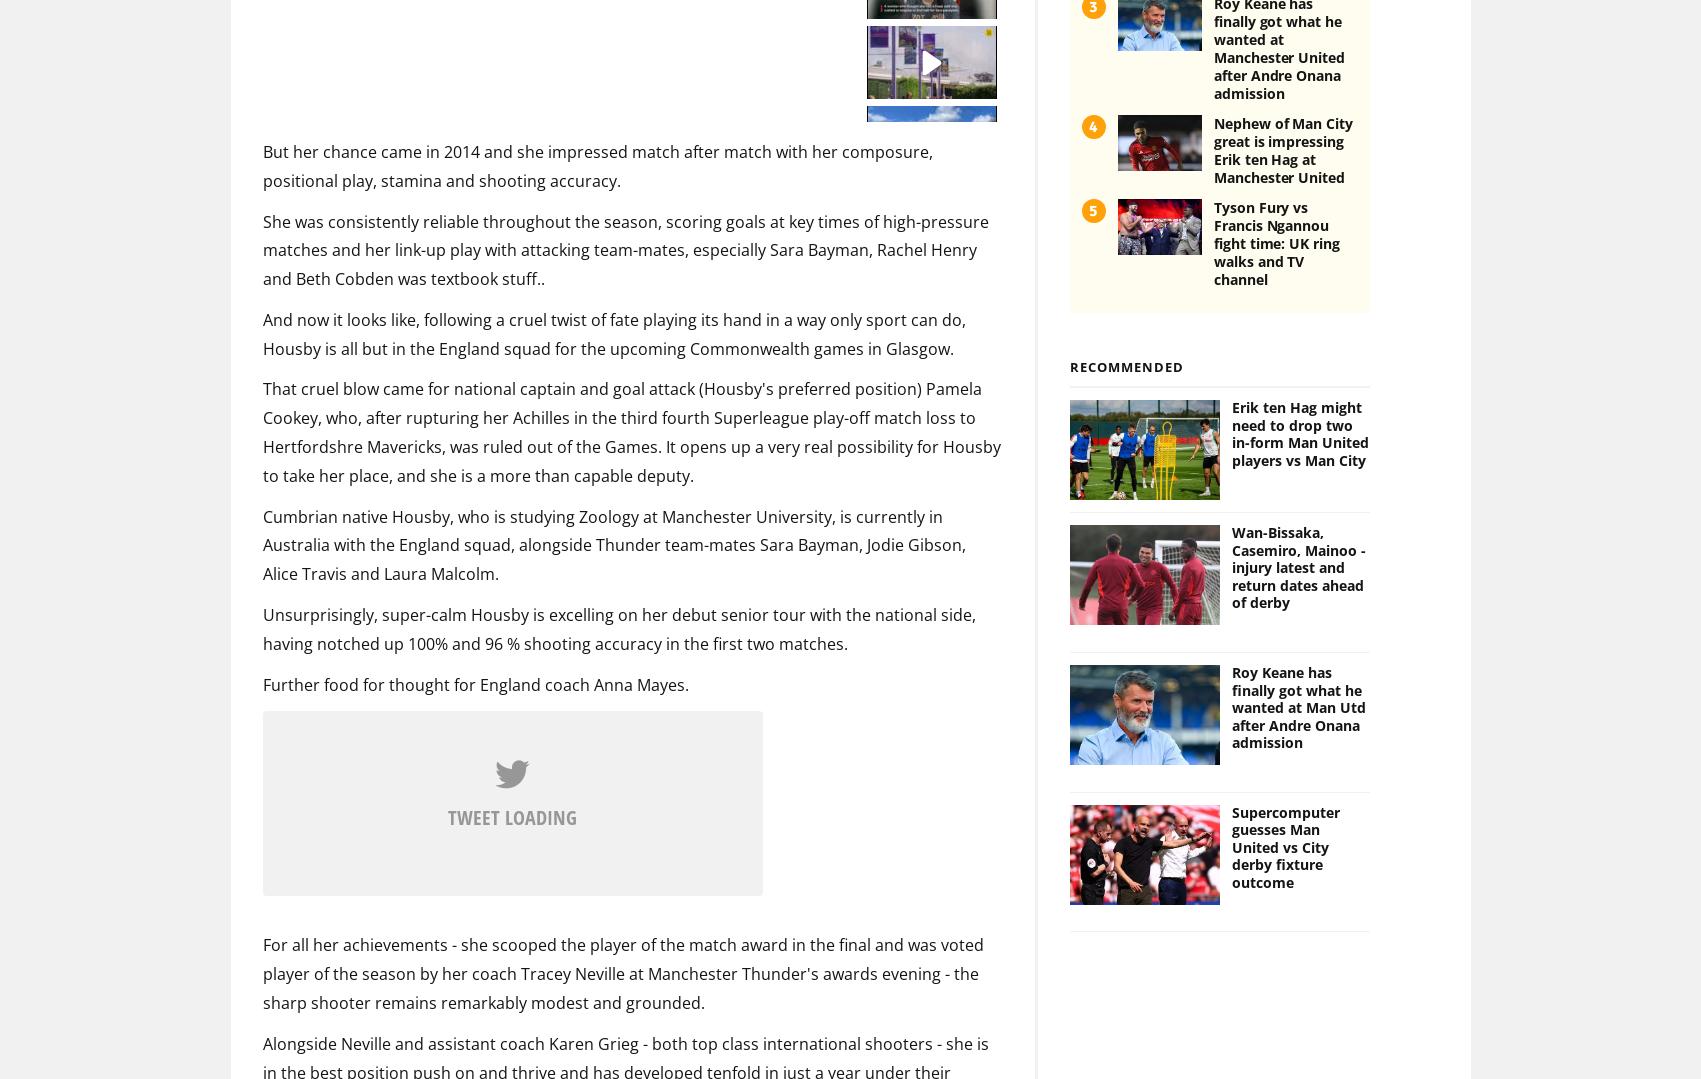  What do you see at coordinates (1093, 93) in the screenshot?
I see `'4'` at bounding box center [1093, 93].